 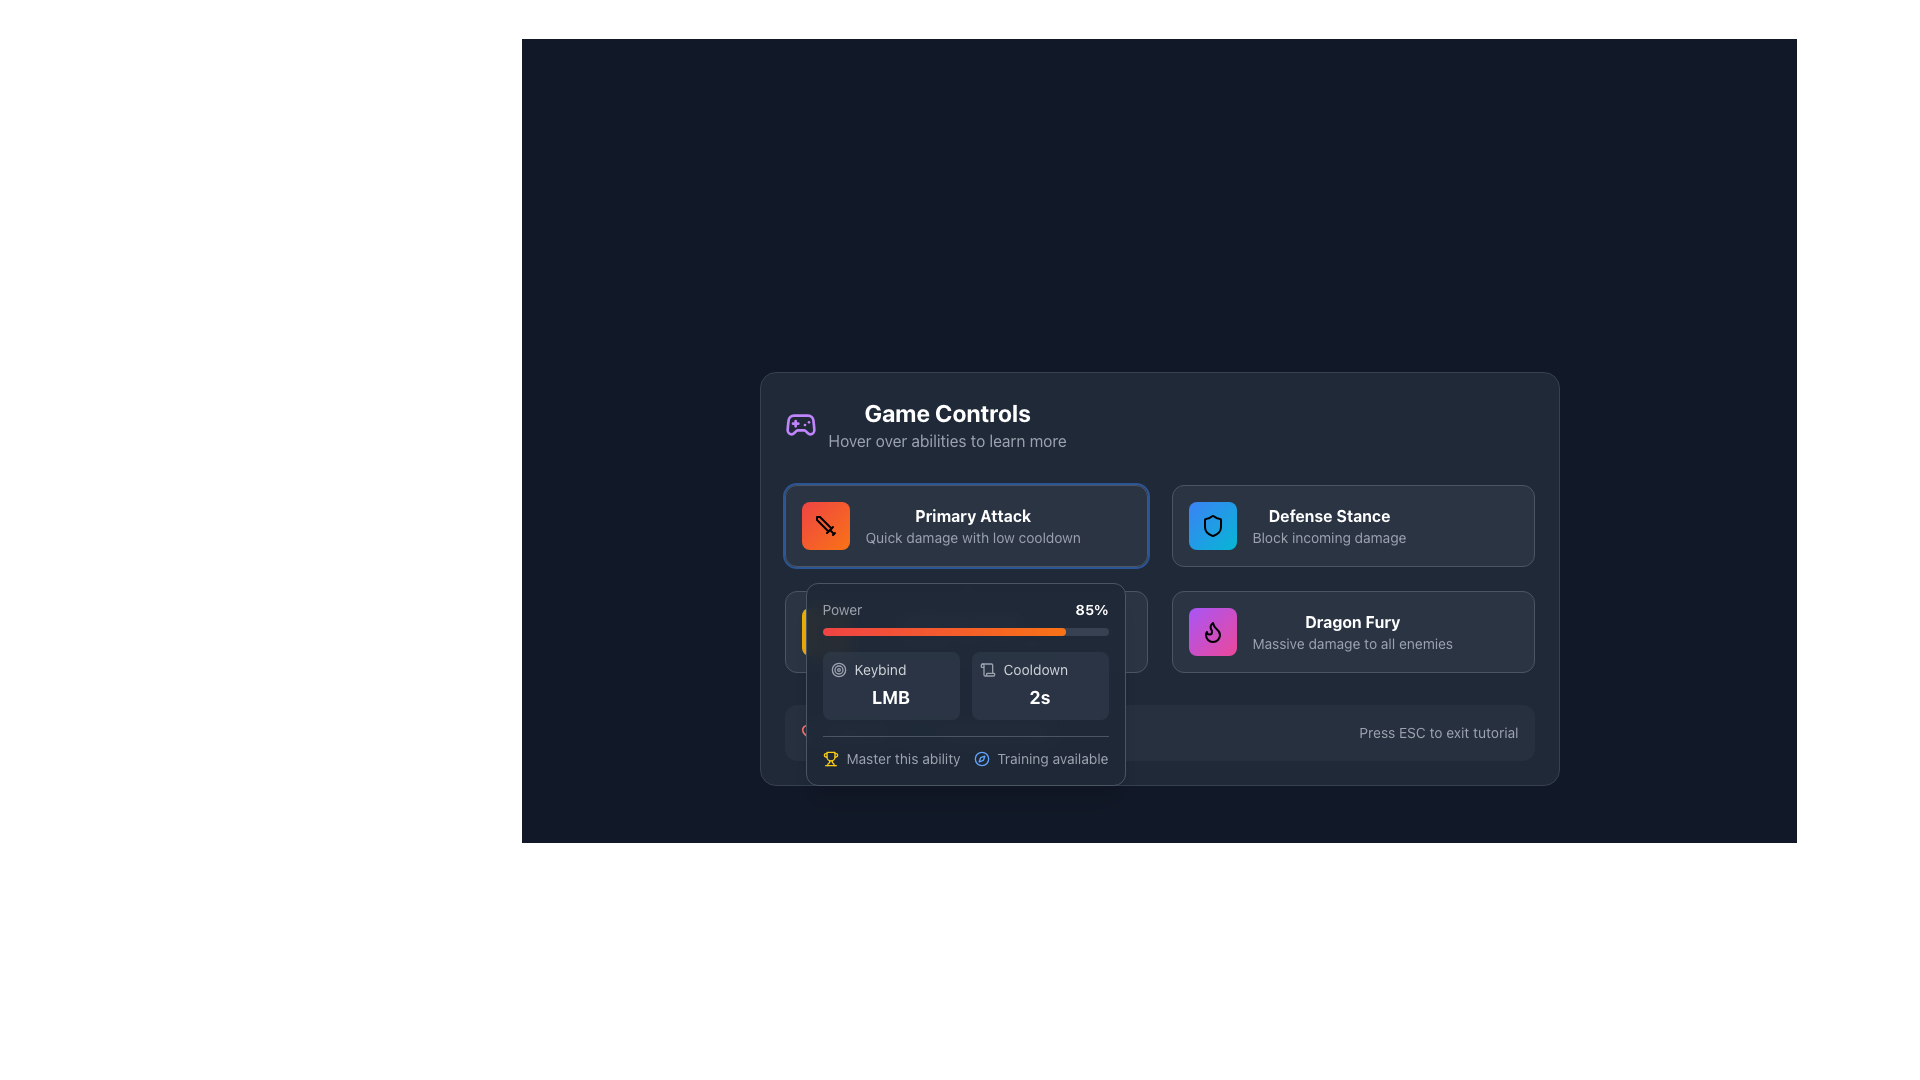 I want to click on the 'Dragon Fury' ability title text label, which identifies the ability and is positioned above the description 'Massive damage to all enemies', so click(x=1352, y=620).